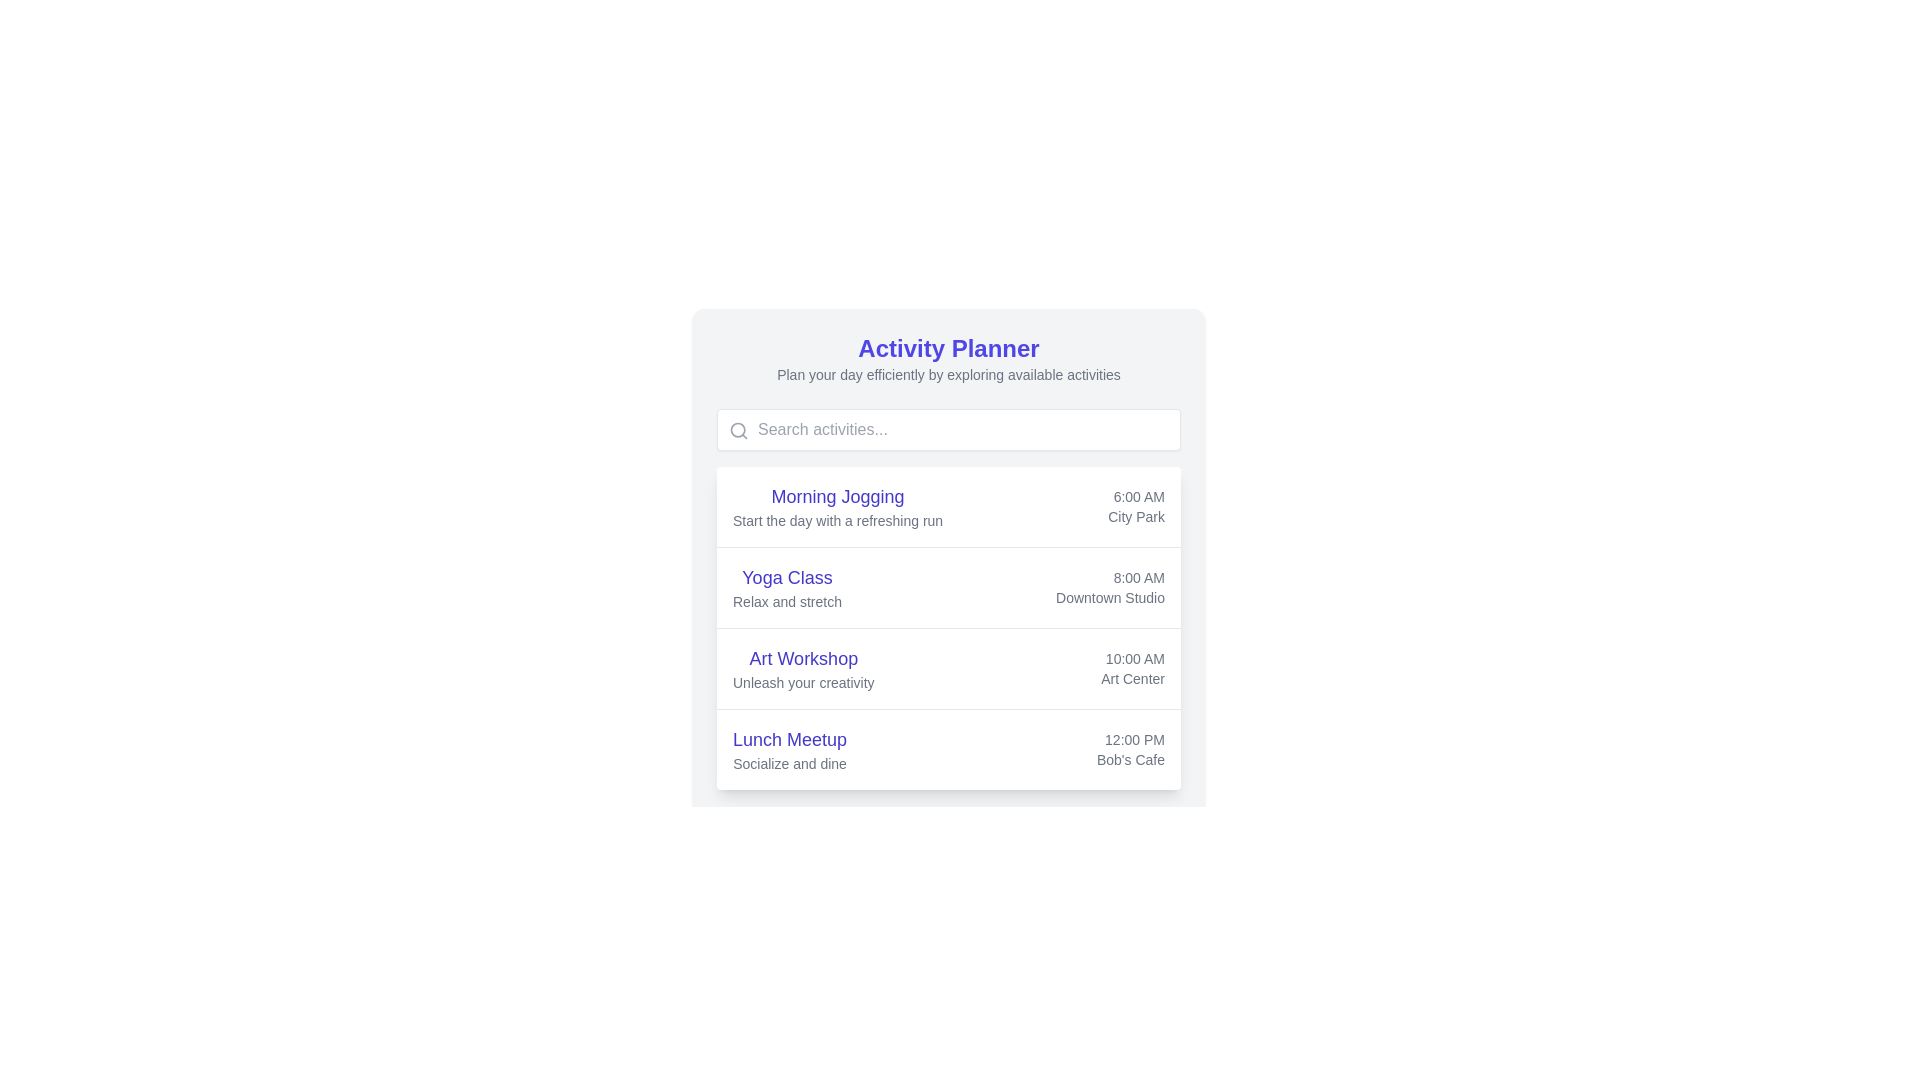  Describe the element at coordinates (803, 659) in the screenshot. I see `the 'Art Workshop' text label` at that location.